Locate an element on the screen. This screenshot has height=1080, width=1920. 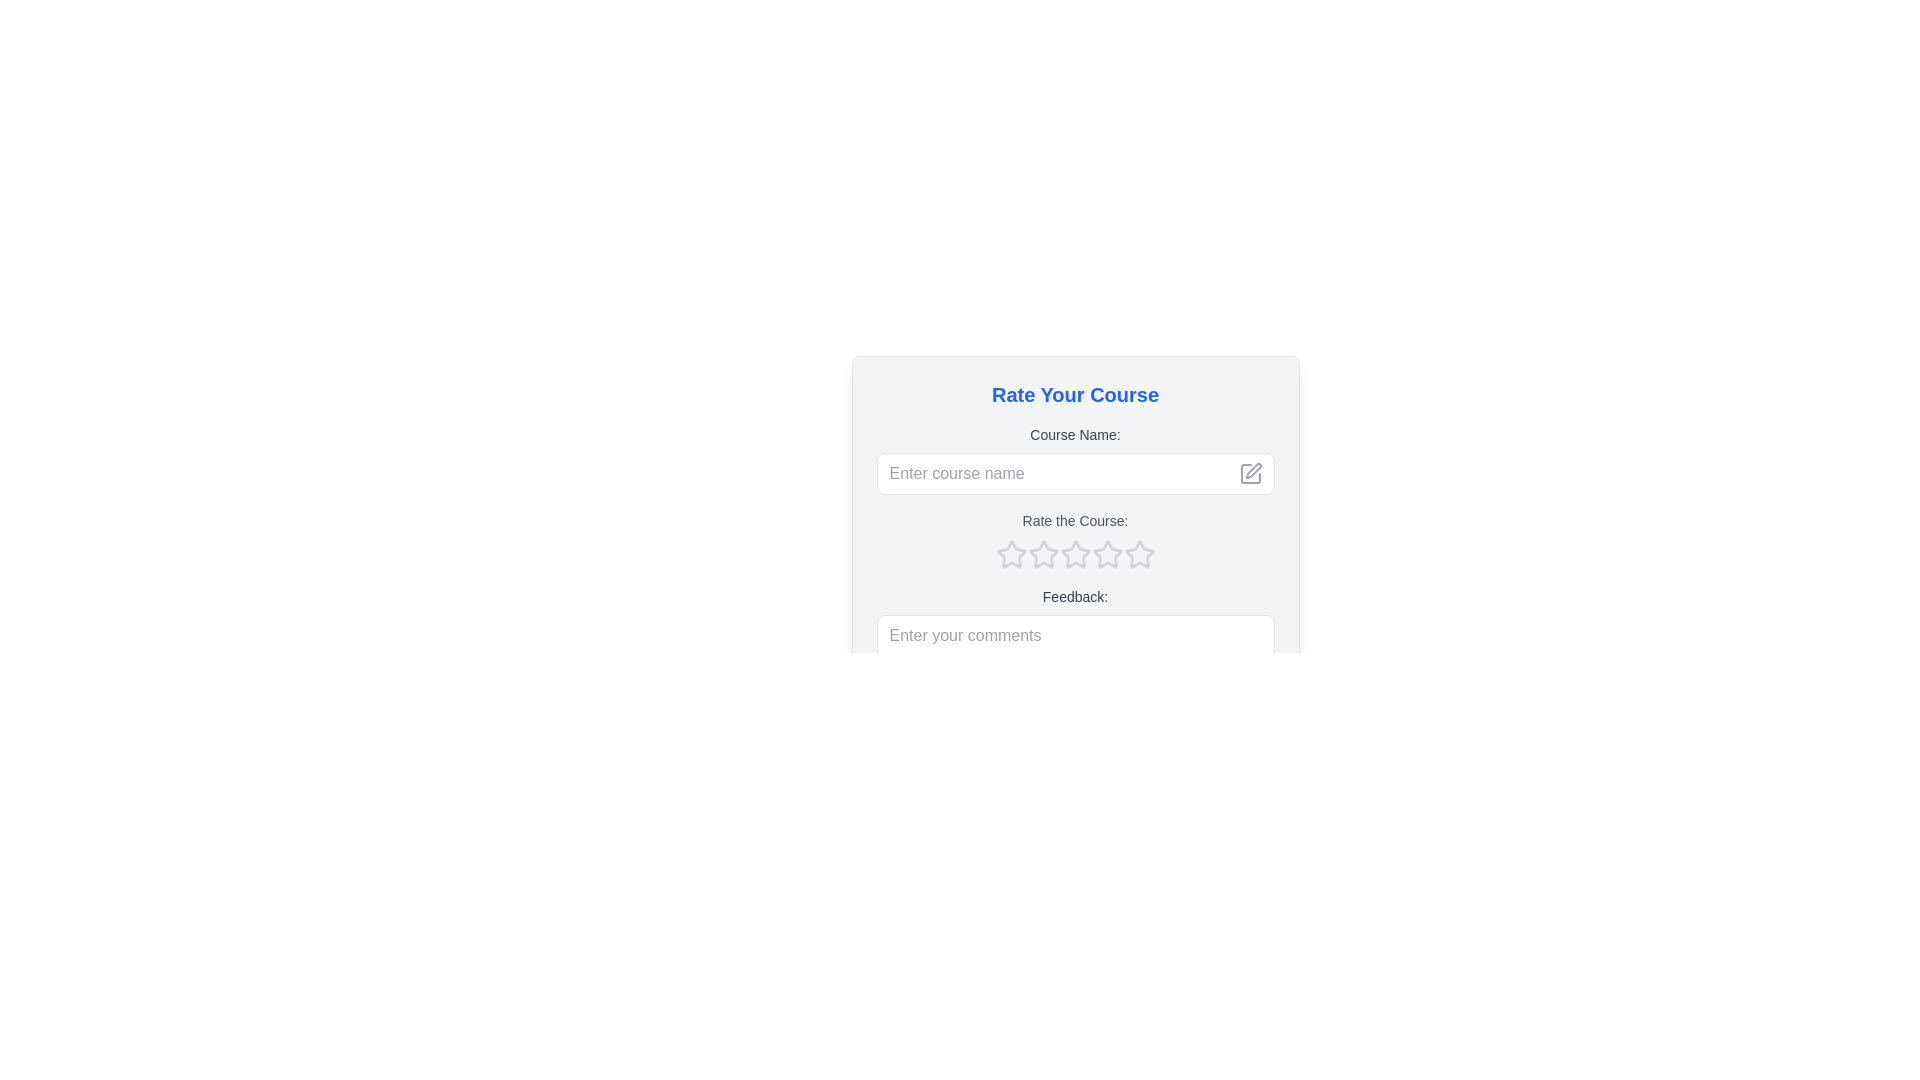
the fourth star-shaped icon in the rating section titled 'Rate the Course' is located at coordinates (1074, 555).